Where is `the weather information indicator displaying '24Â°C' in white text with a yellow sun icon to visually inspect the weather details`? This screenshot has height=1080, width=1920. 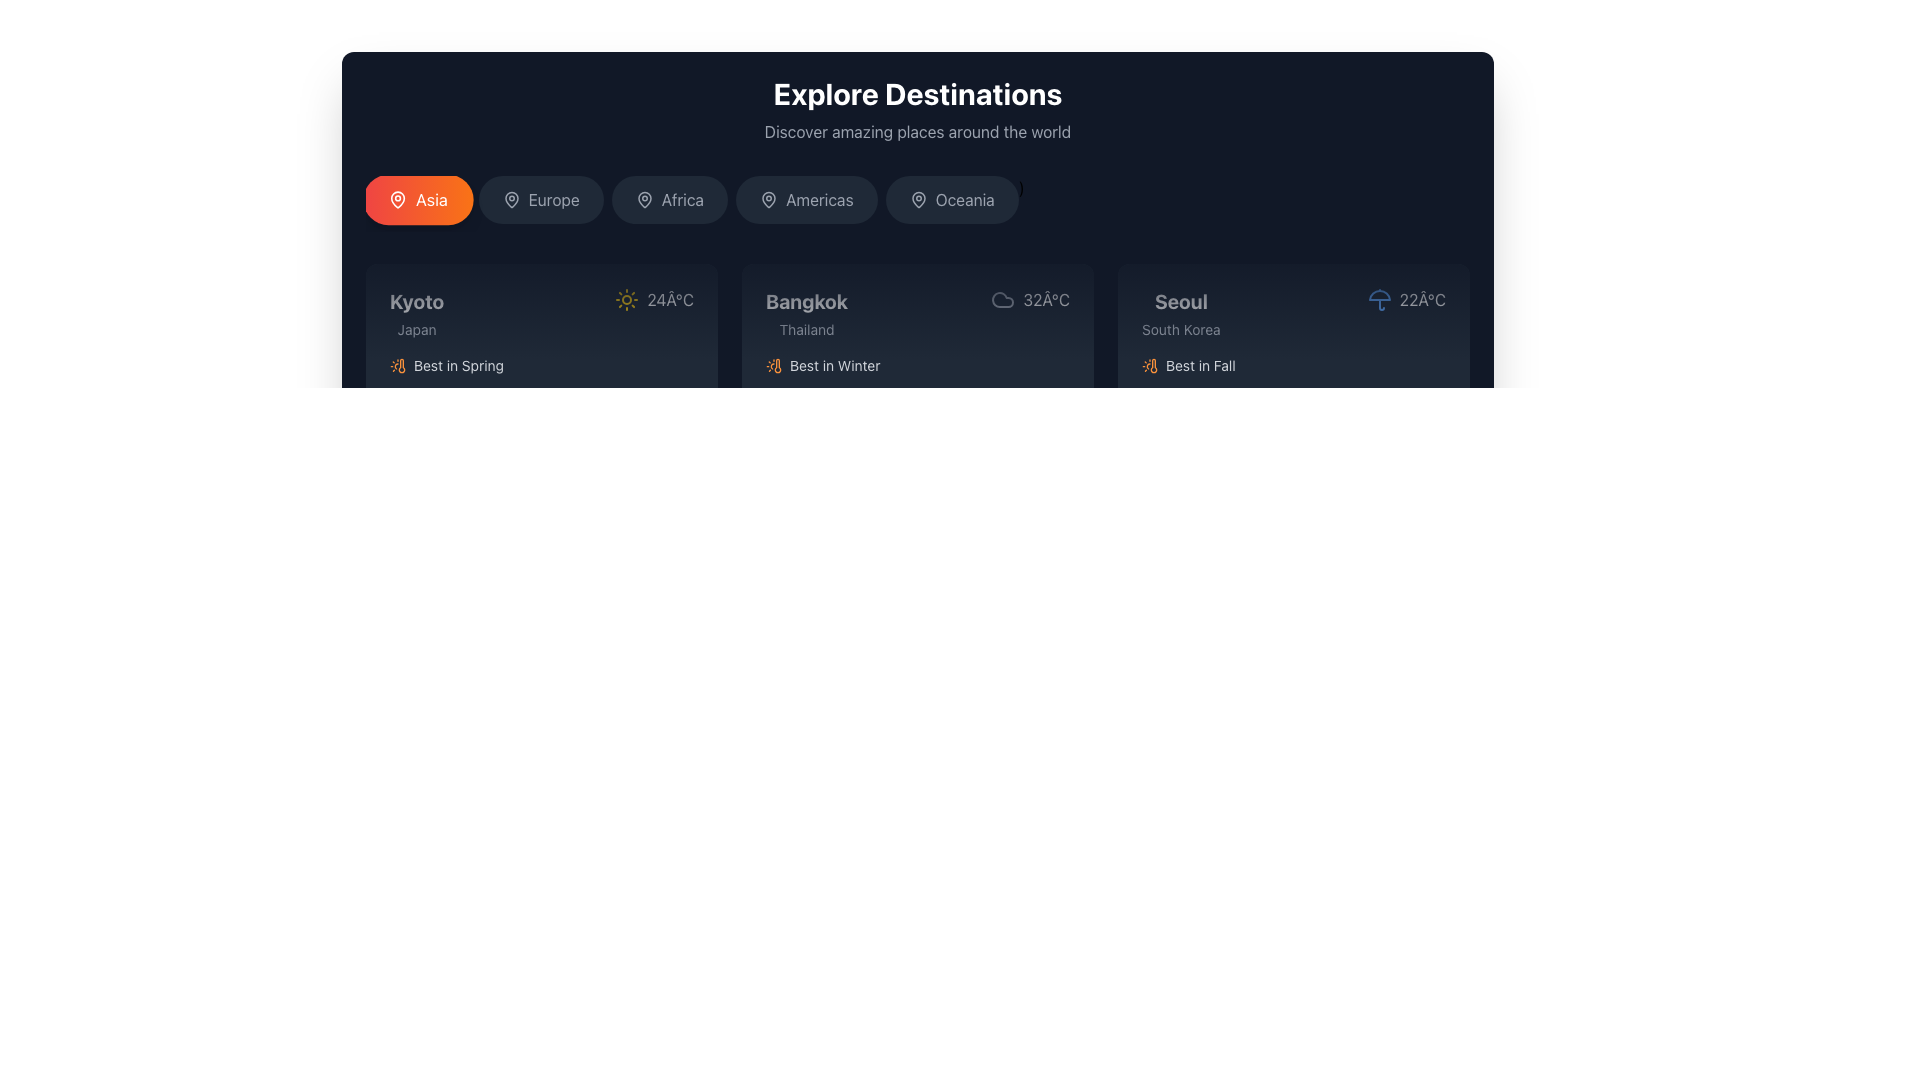
the weather information indicator displaying '24Â°C' in white text with a yellow sun icon to visually inspect the weather details is located at coordinates (654, 300).